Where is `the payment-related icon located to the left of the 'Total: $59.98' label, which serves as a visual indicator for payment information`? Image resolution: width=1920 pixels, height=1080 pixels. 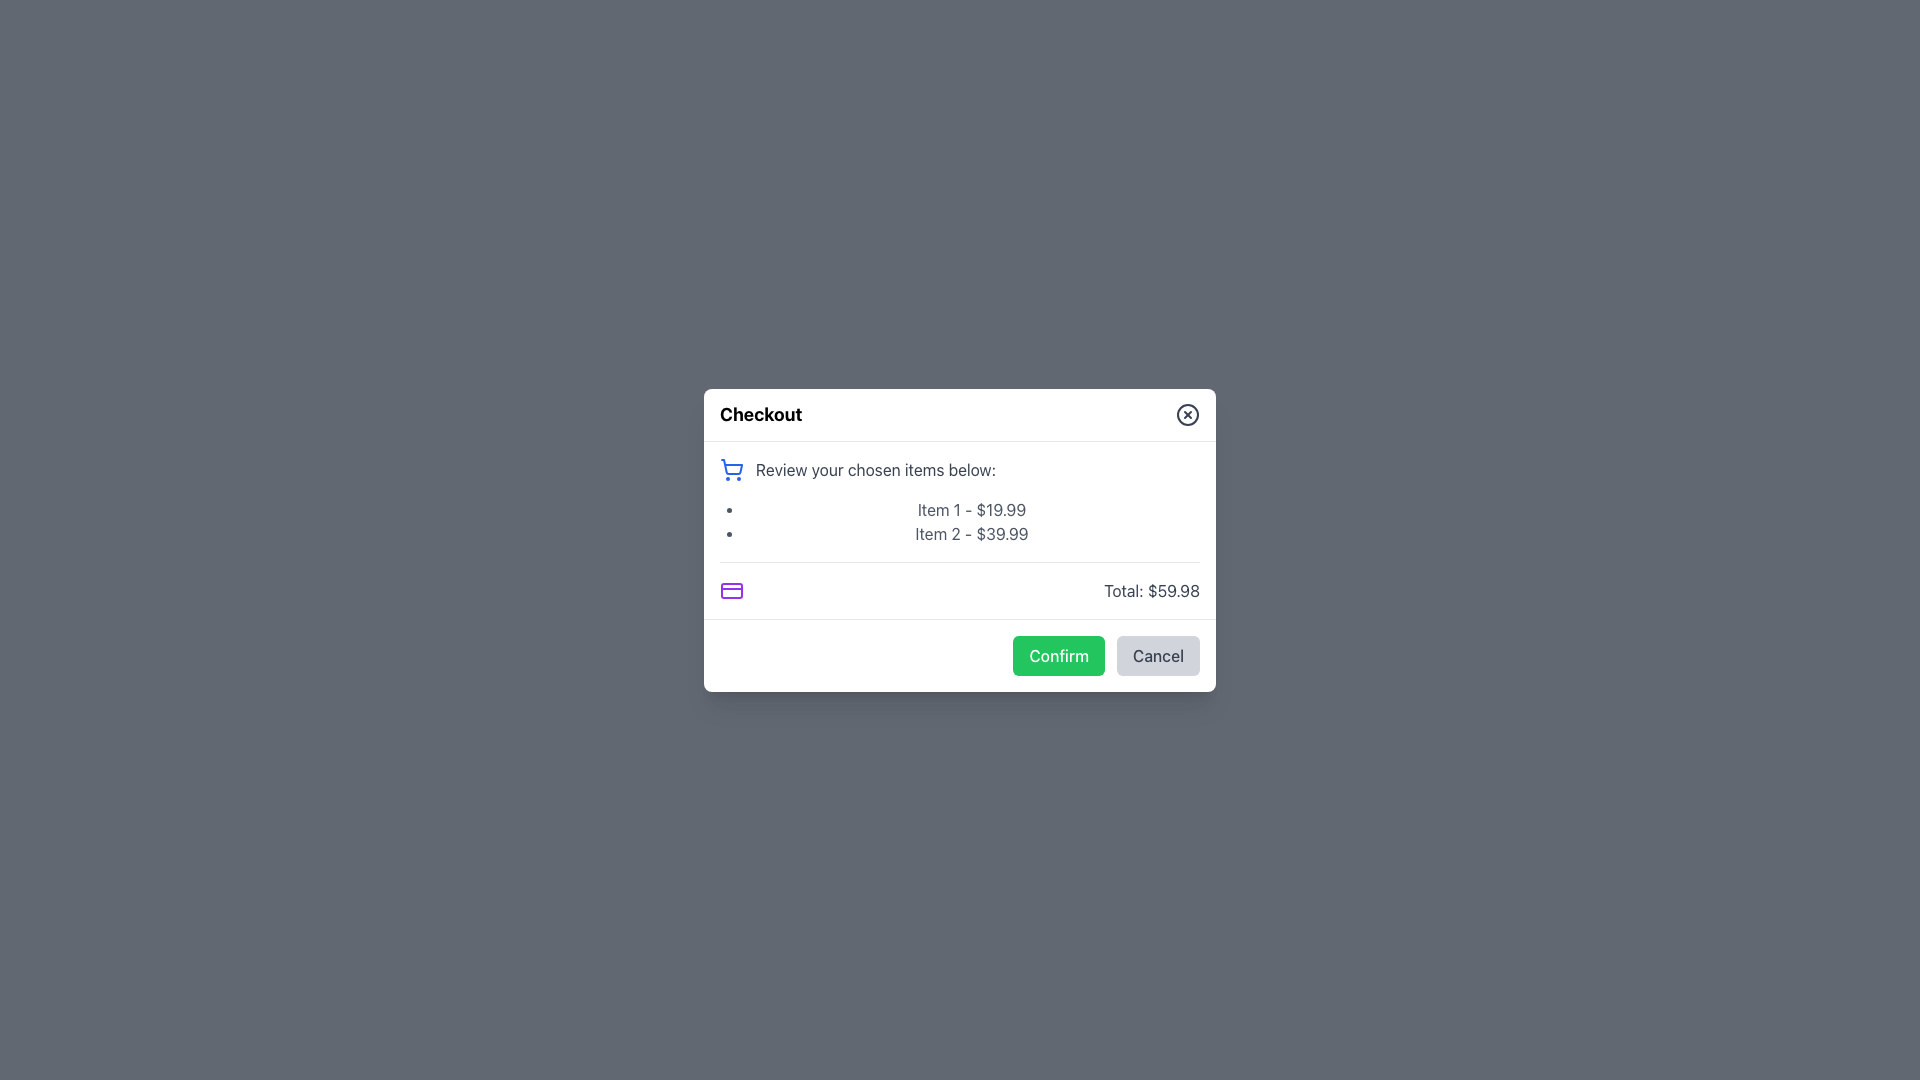
the payment-related icon located to the left of the 'Total: $59.98' label, which serves as a visual indicator for payment information is located at coordinates (730, 589).